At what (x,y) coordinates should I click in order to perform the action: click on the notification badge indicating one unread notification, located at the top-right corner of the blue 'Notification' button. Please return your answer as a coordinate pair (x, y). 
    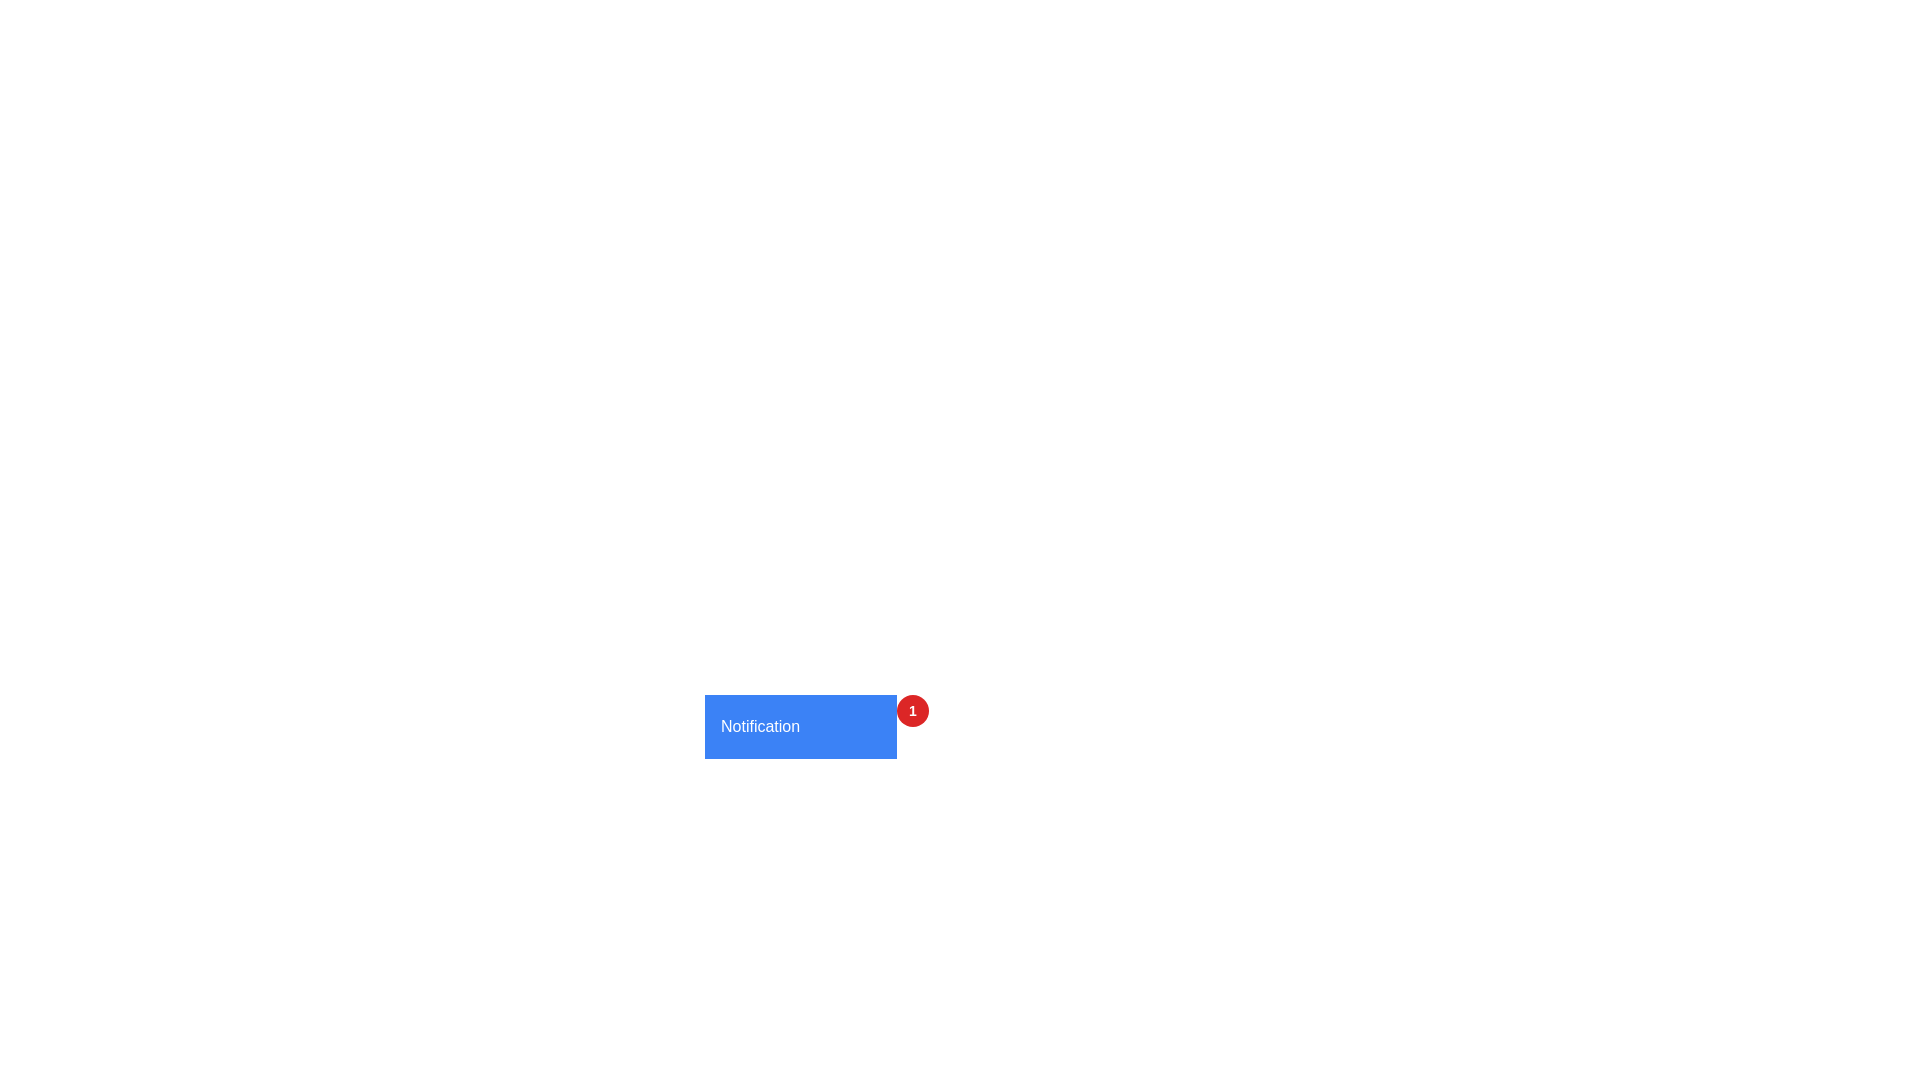
    Looking at the image, I should click on (911, 709).